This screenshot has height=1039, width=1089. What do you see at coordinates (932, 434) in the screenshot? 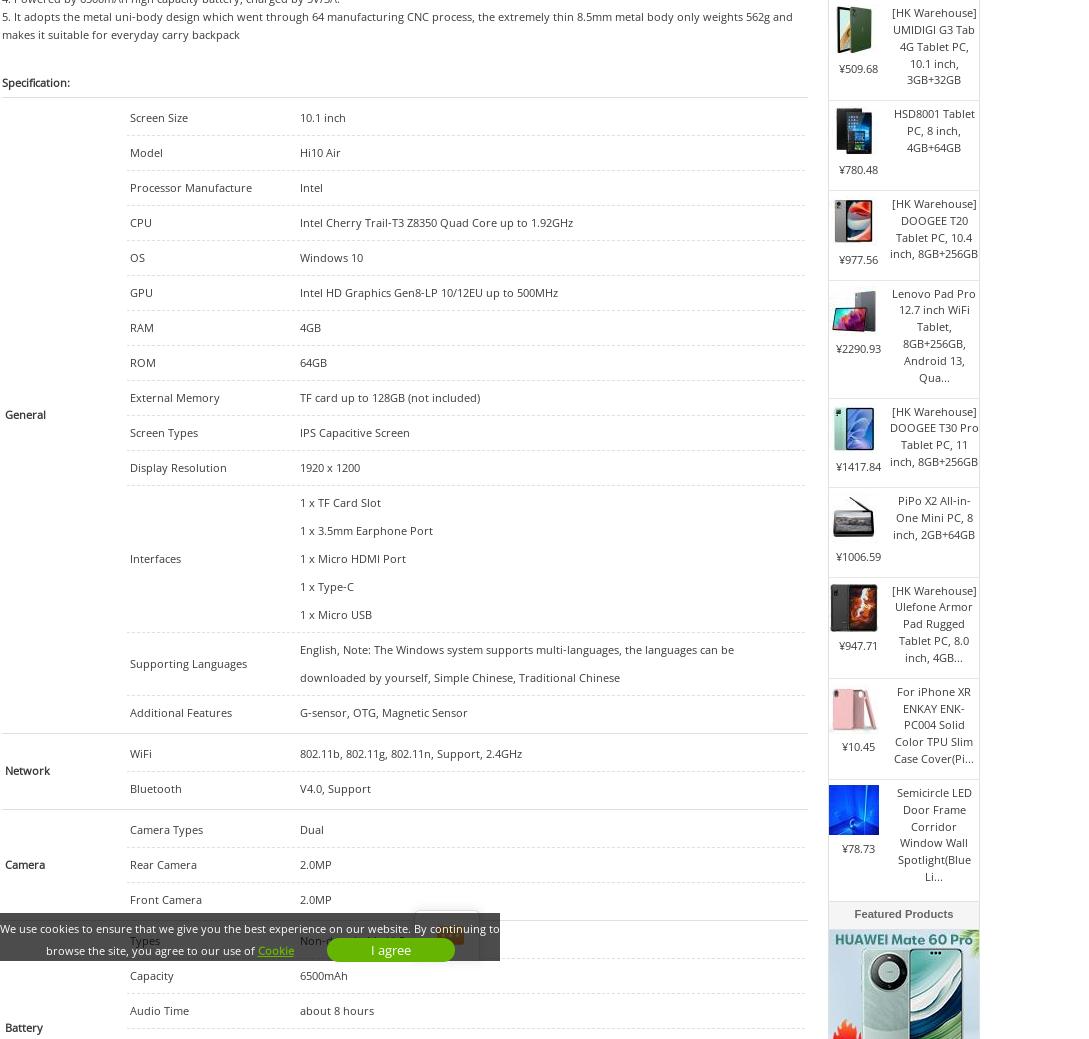
I see `'[HK Warehouse] DOOGEE T30 Pro Tablet PC, 11 inch, 8GB+256GB'` at bounding box center [932, 434].